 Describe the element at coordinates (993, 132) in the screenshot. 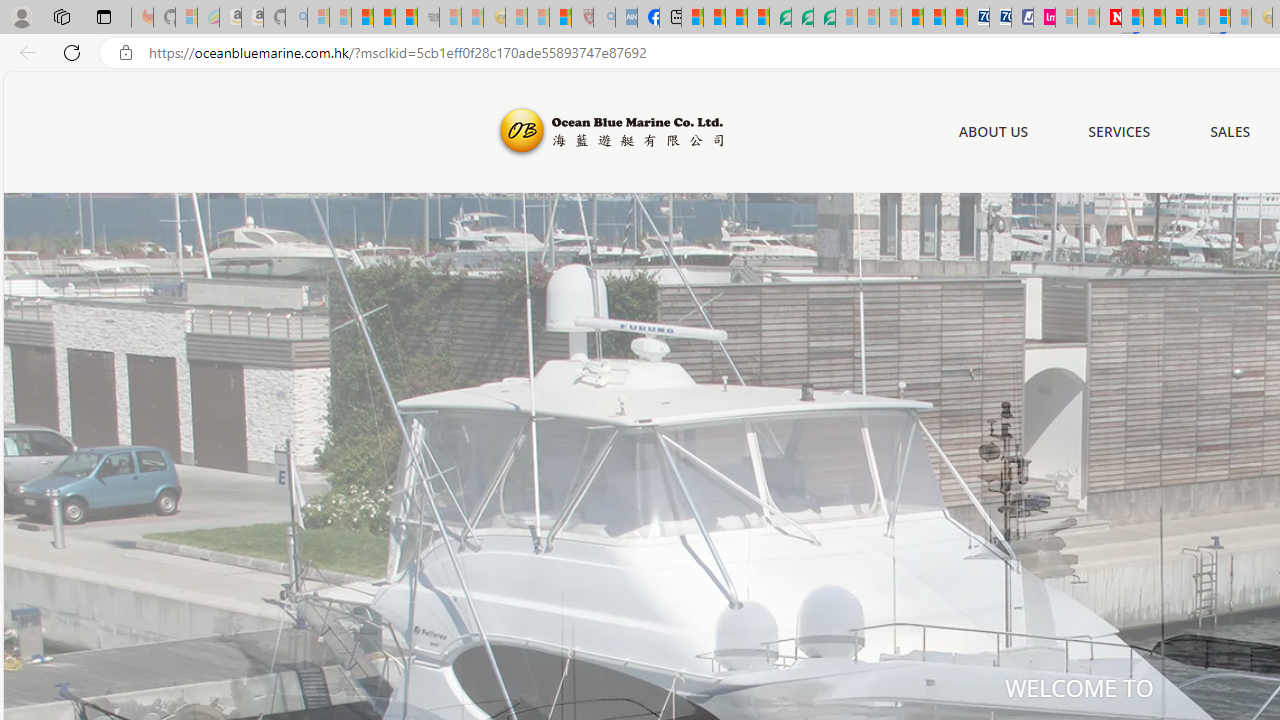

I see `'ABOUT US'` at that location.